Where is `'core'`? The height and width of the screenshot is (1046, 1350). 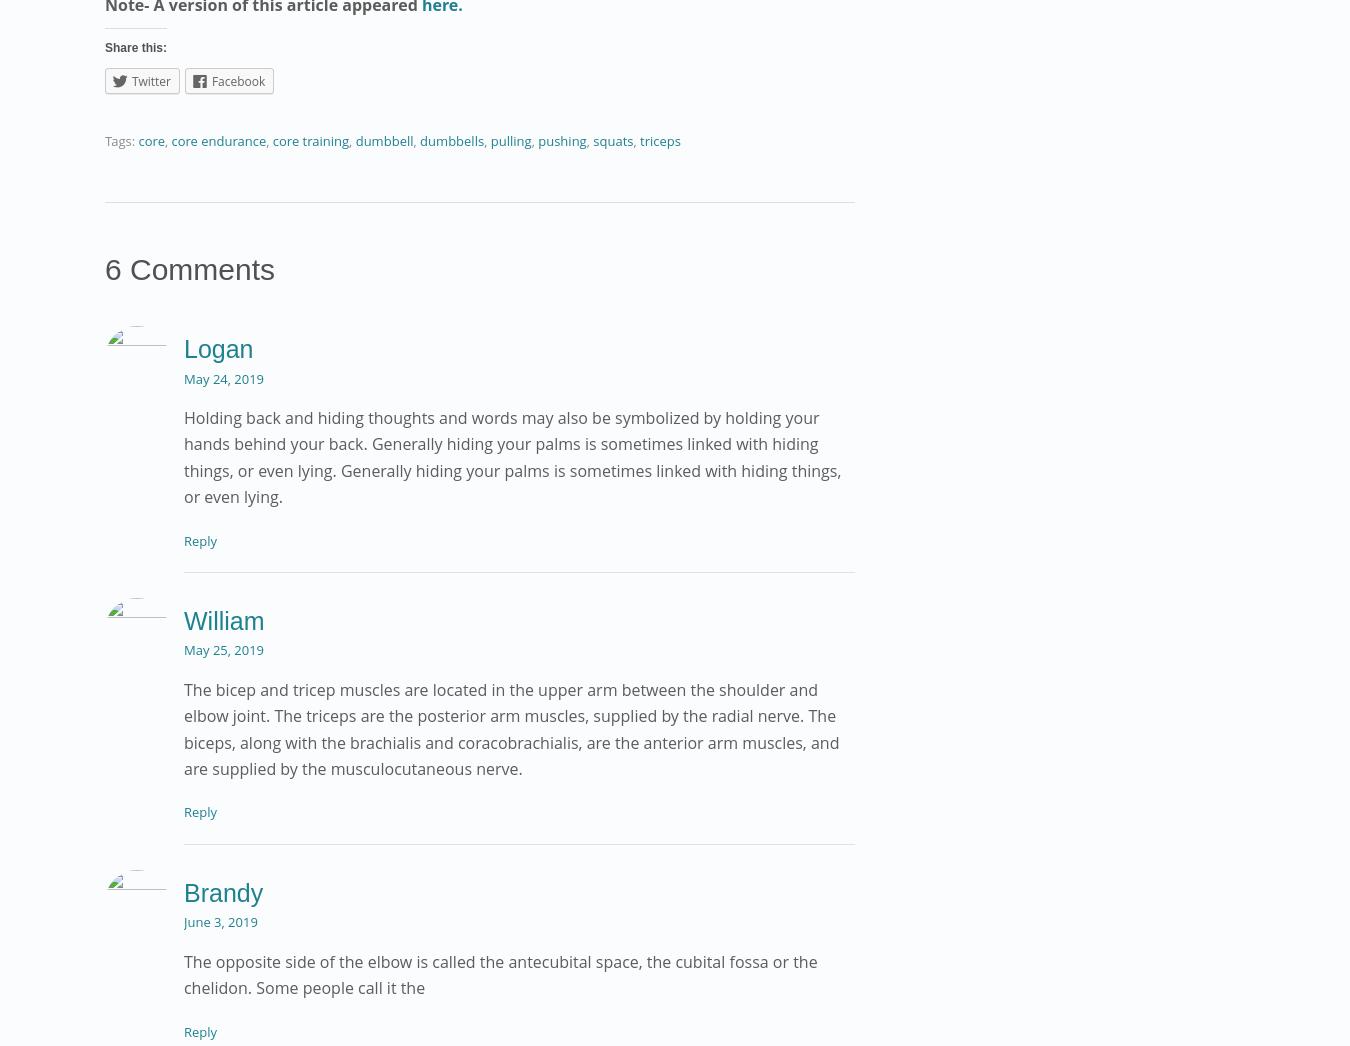 'core' is located at coordinates (151, 138).